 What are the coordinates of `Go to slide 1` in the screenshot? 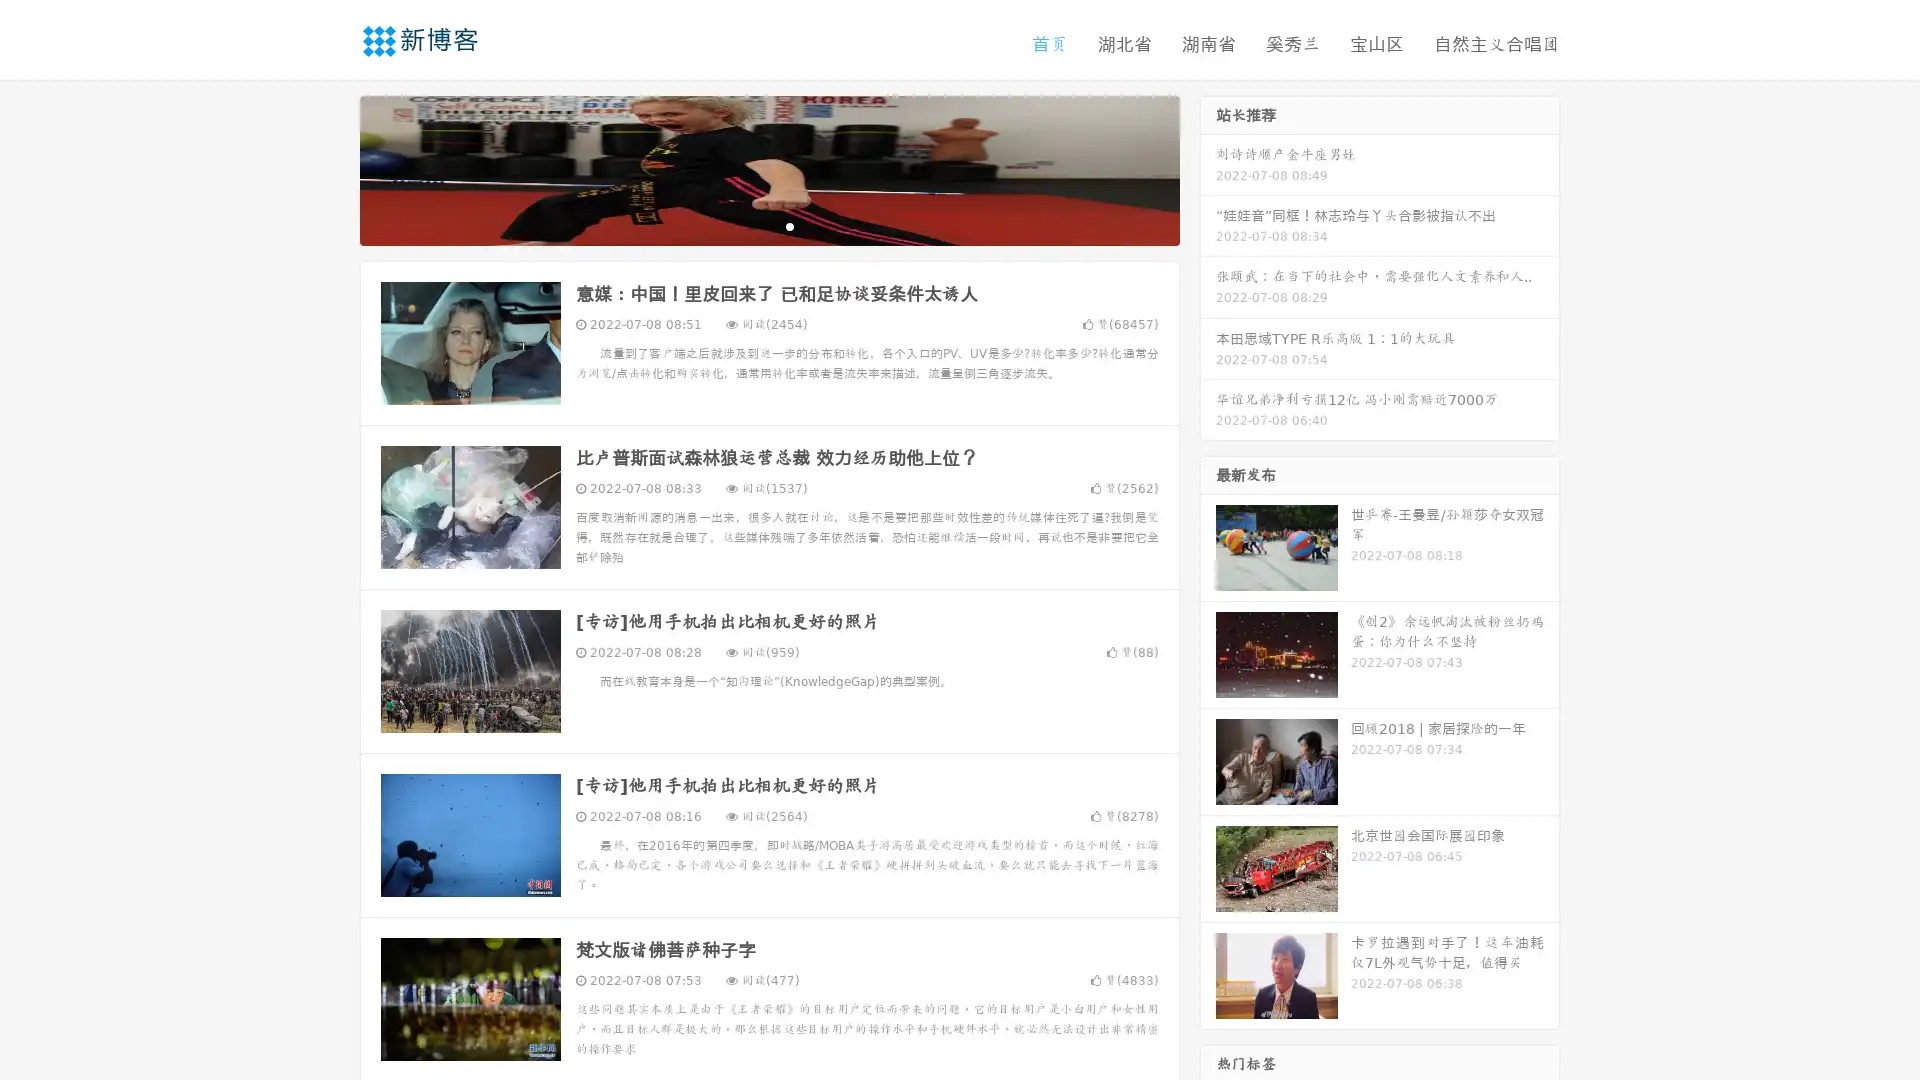 It's located at (748, 225).